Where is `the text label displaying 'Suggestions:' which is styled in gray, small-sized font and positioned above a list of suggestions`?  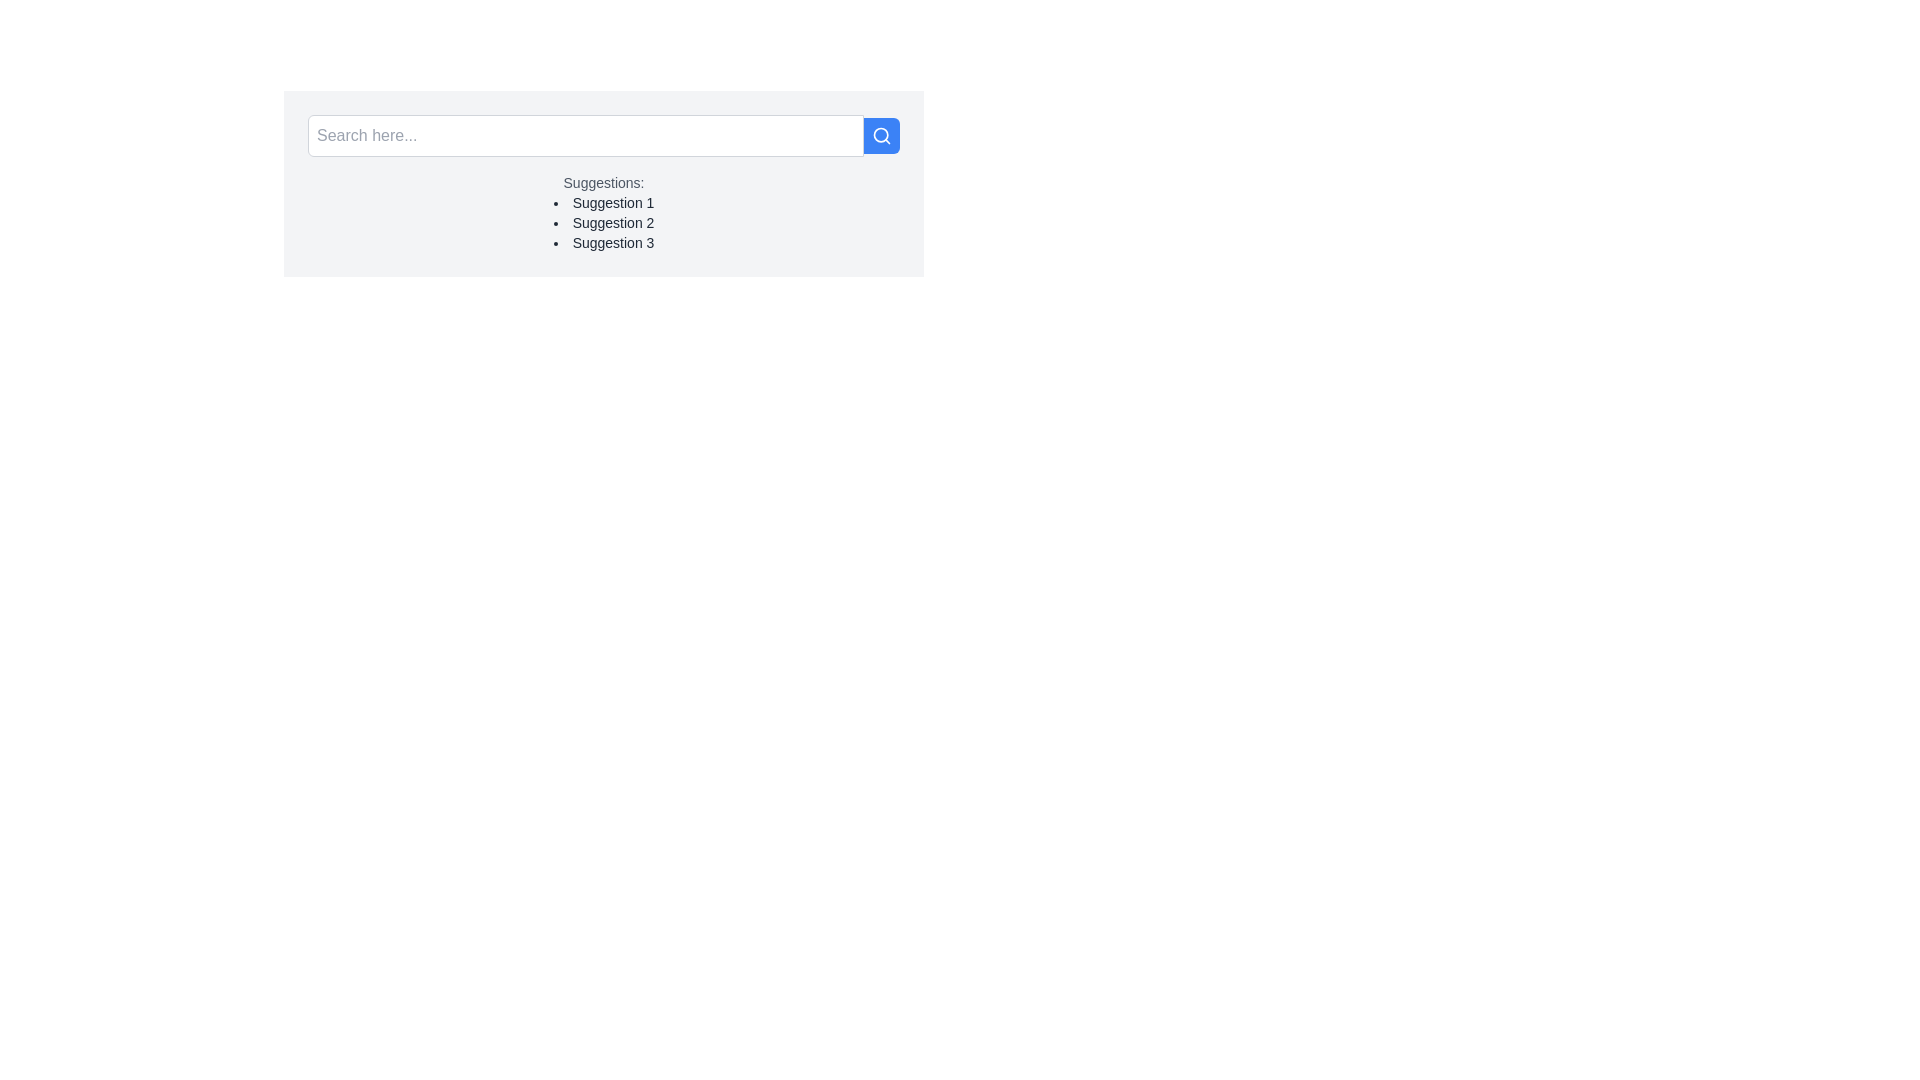
the text label displaying 'Suggestions:' which is styled in gray, small-sized font and positioned above a list of suggestions is located at coordinates (603, 182).